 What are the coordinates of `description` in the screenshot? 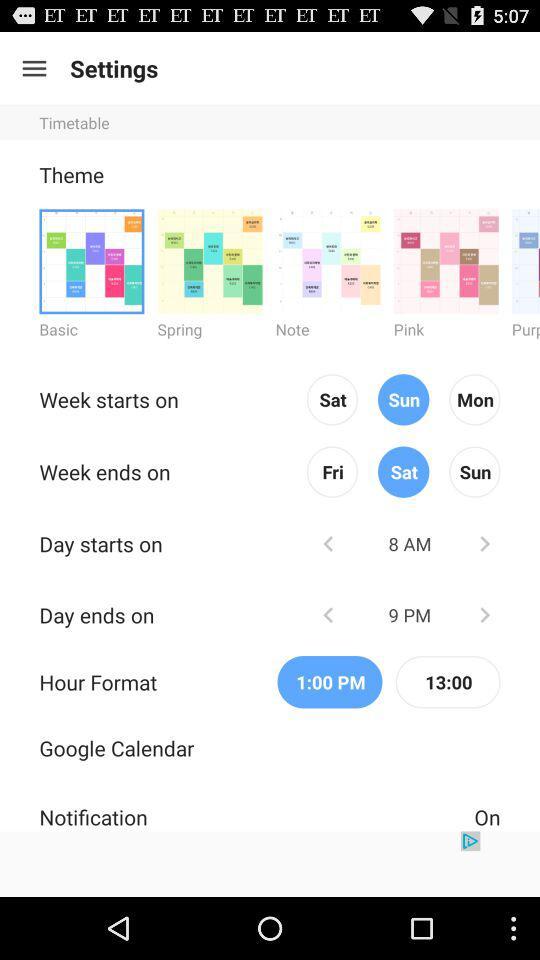 It's located at (270, 863).